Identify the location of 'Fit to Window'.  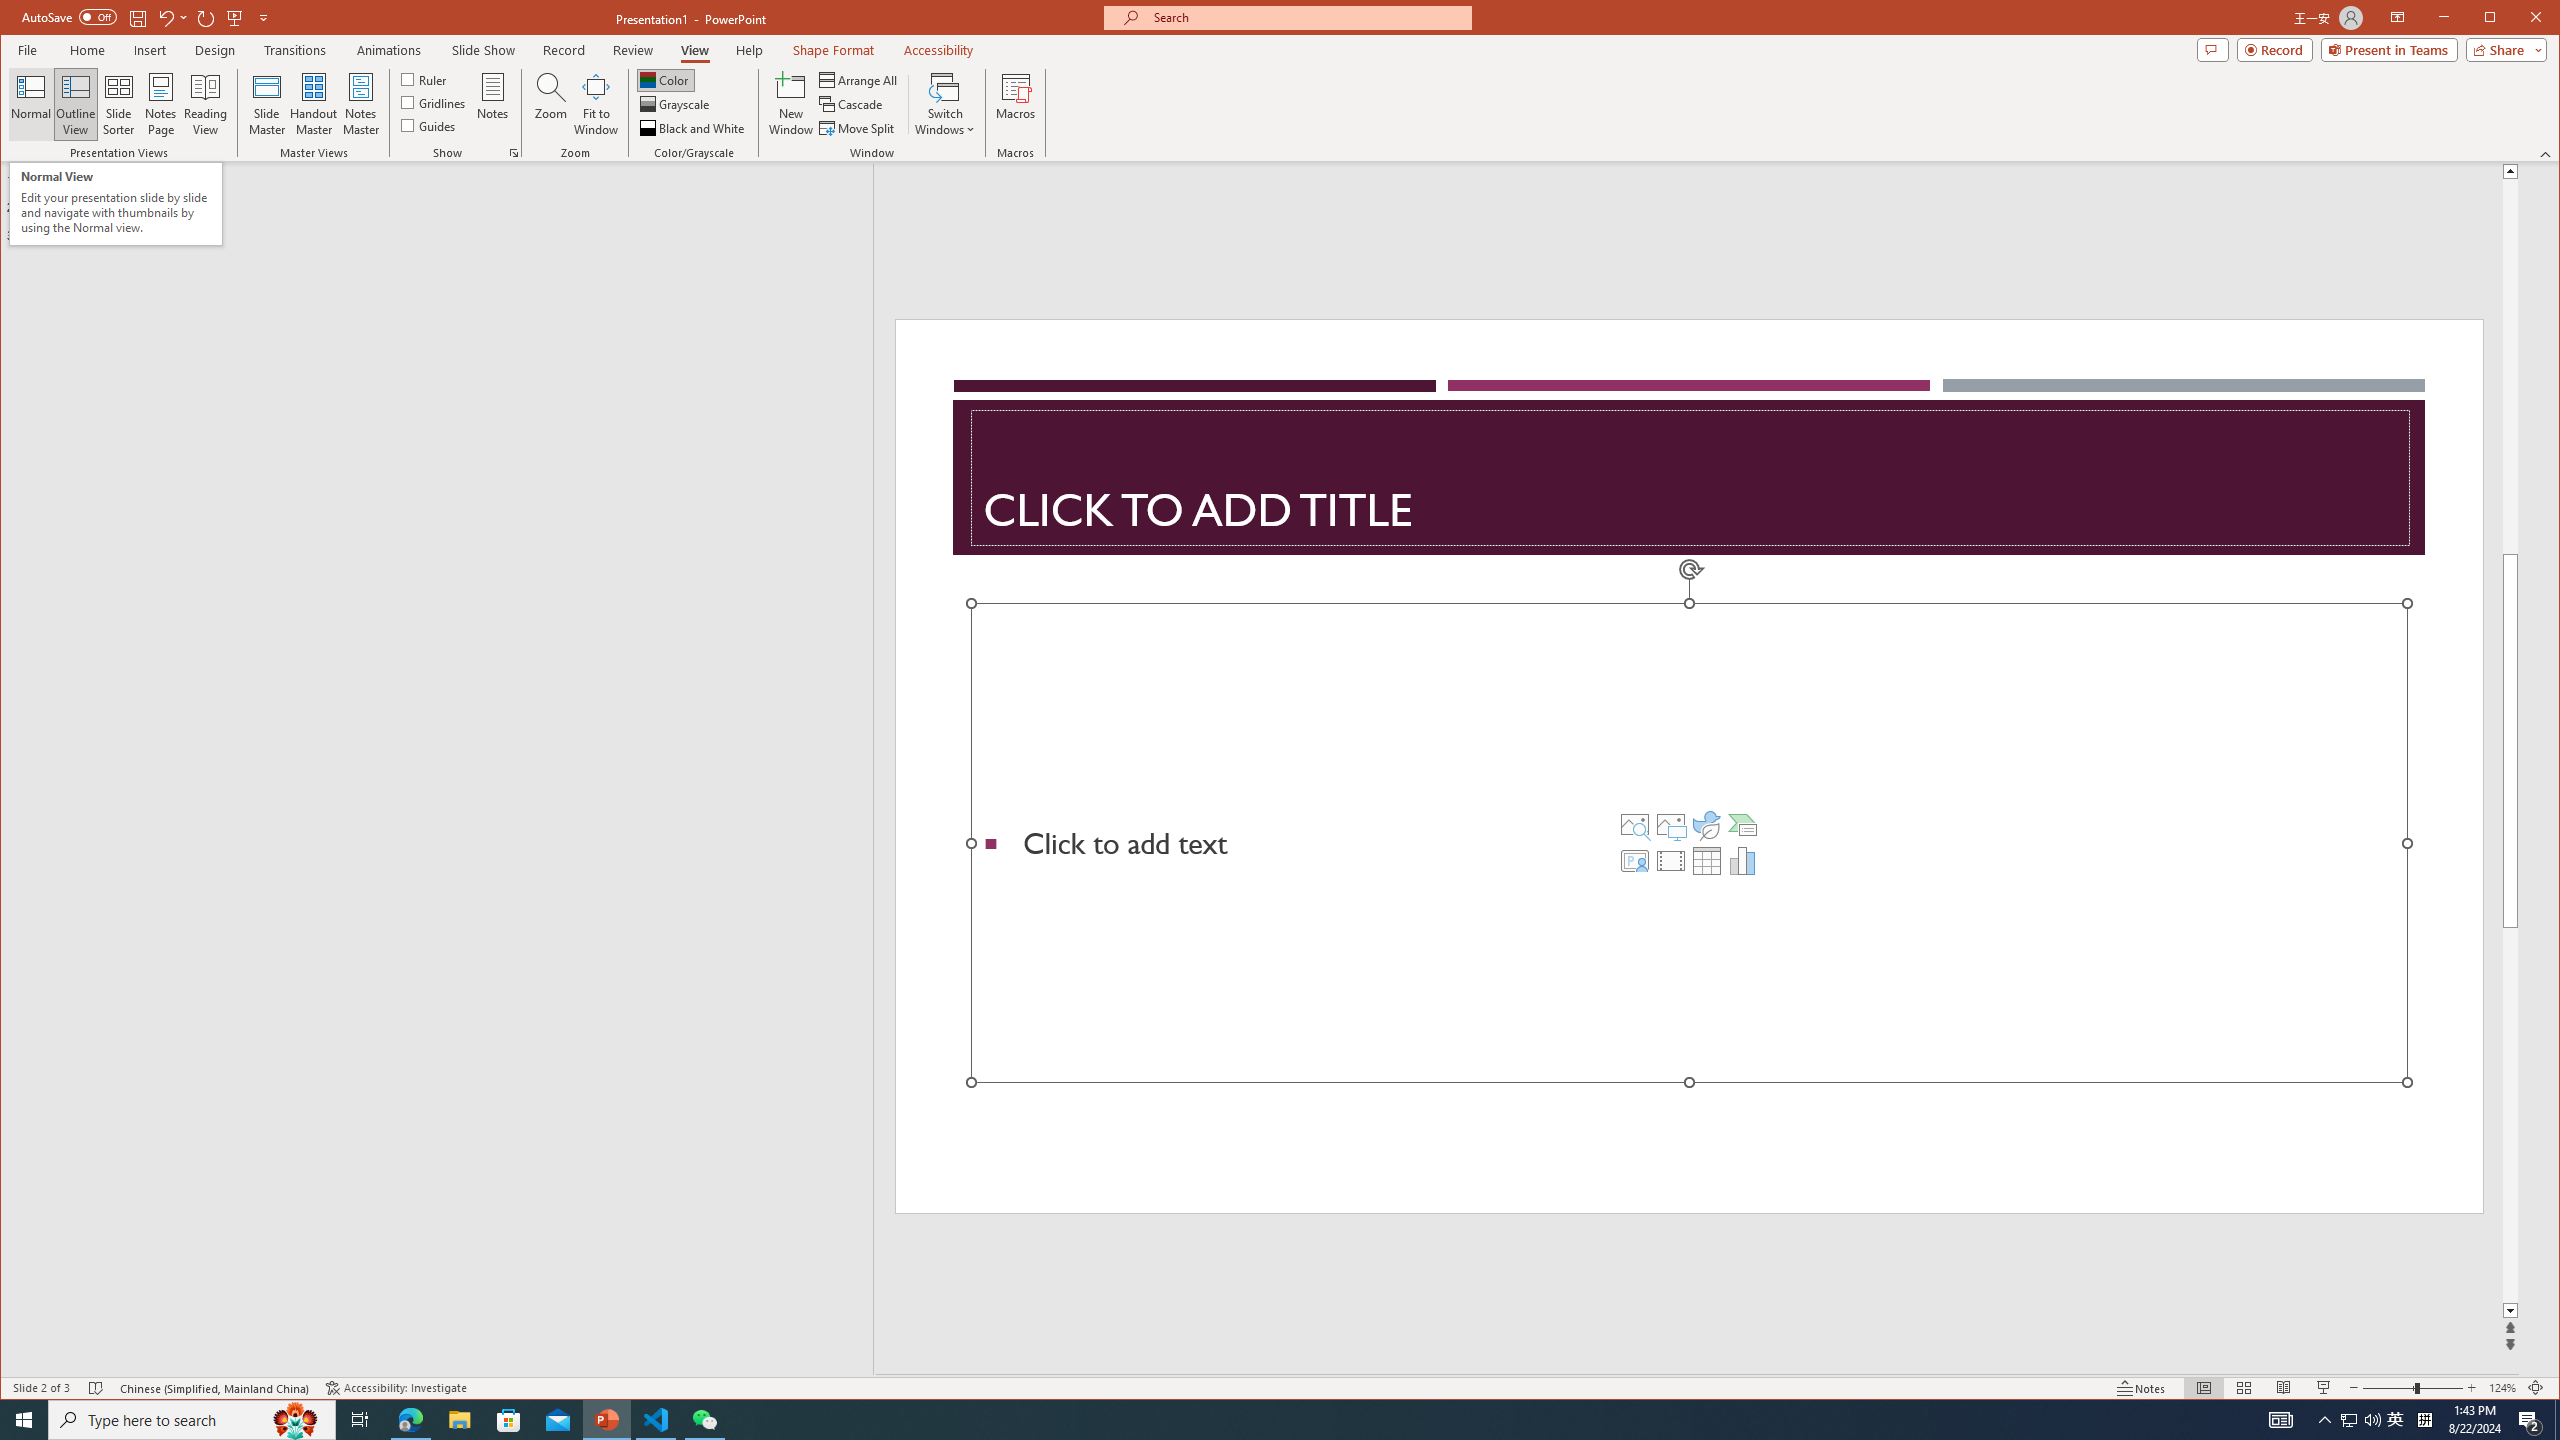
(595, 103).